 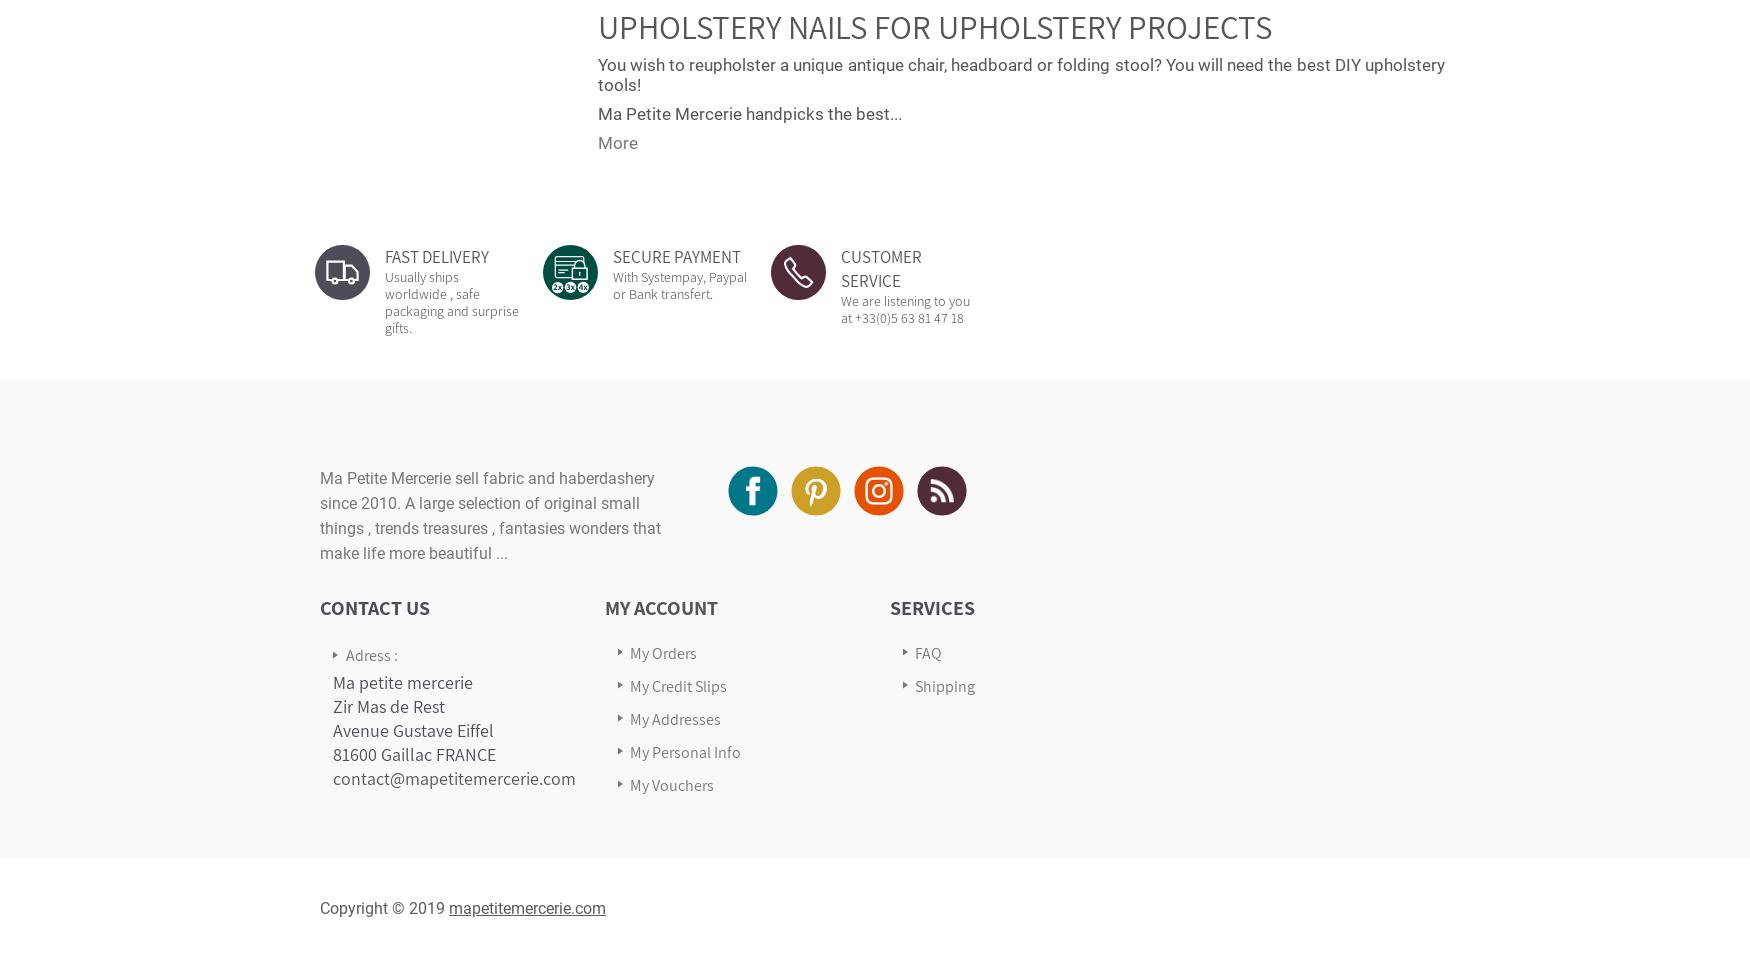 I want to click on 'Zir Mas de Rest', so click(x=388, y=705).